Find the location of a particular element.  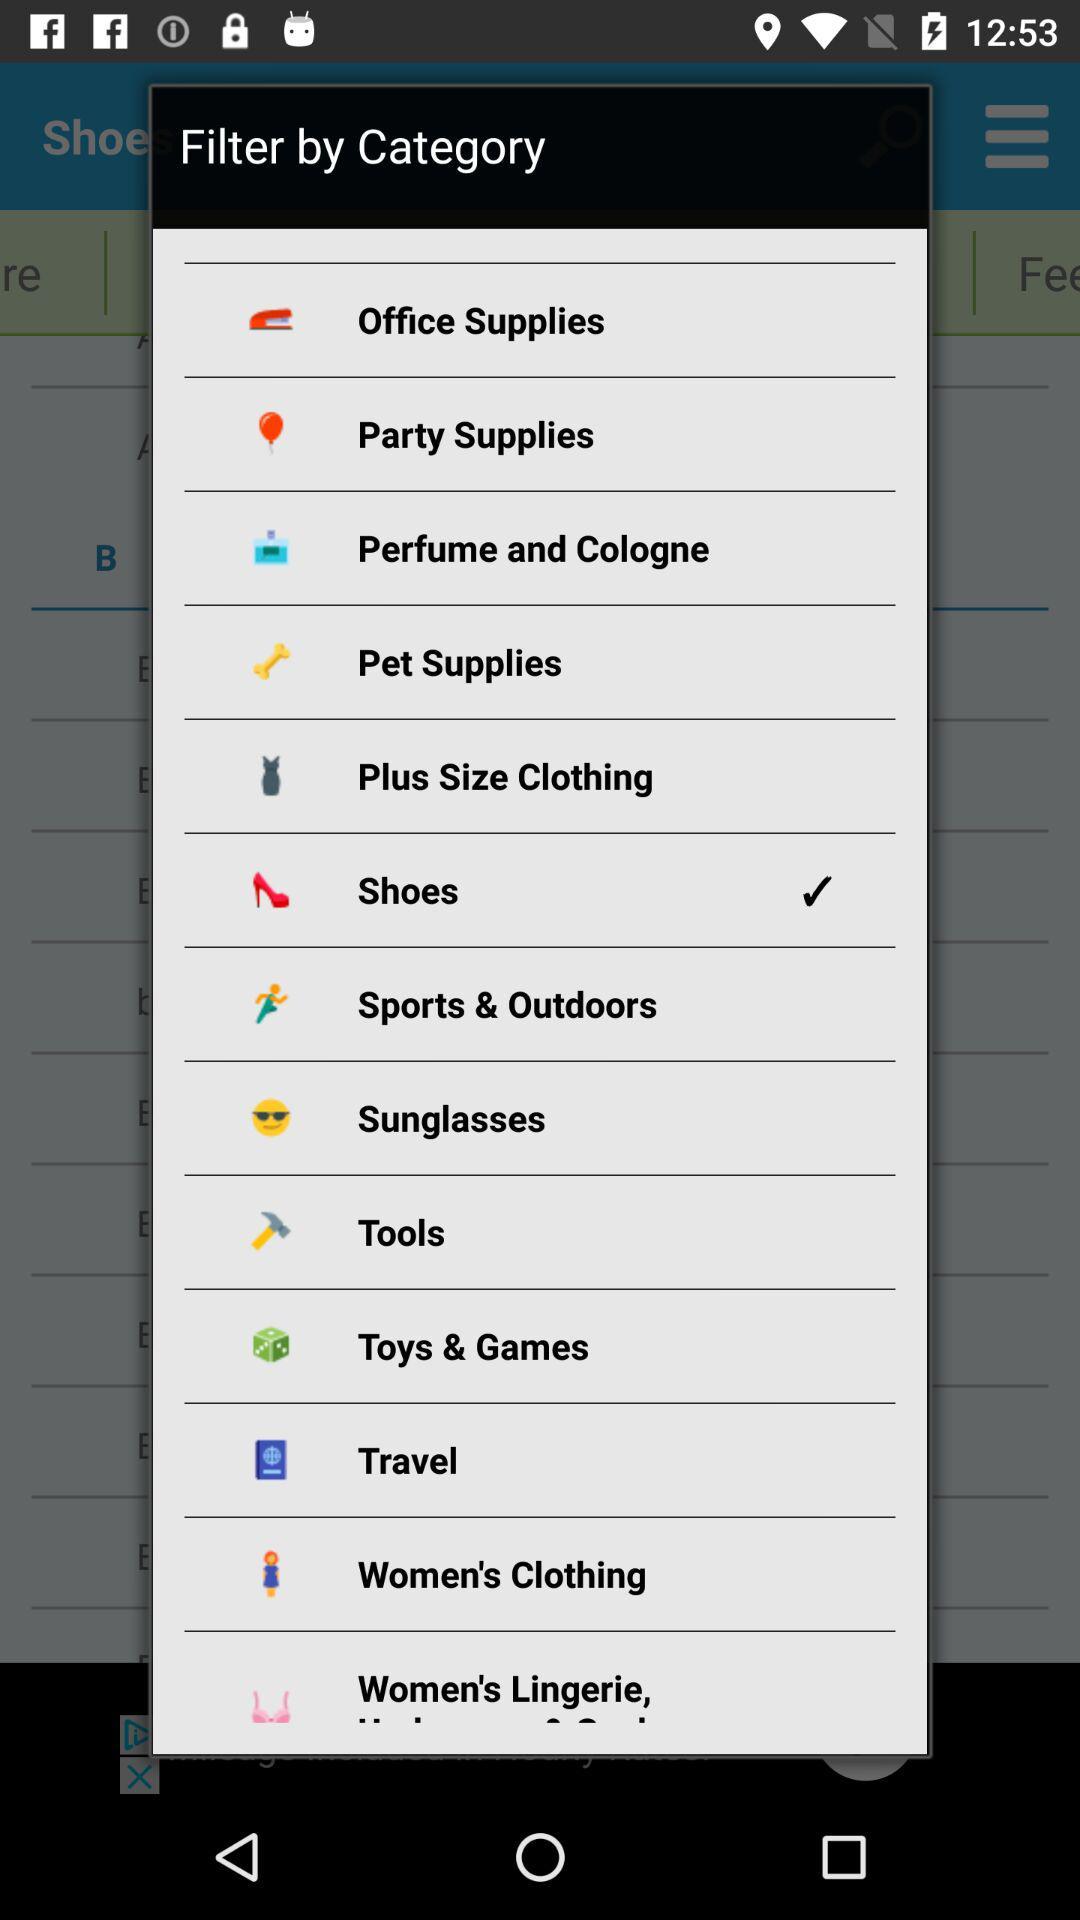

office supplies is located at coordinates (563, 318).